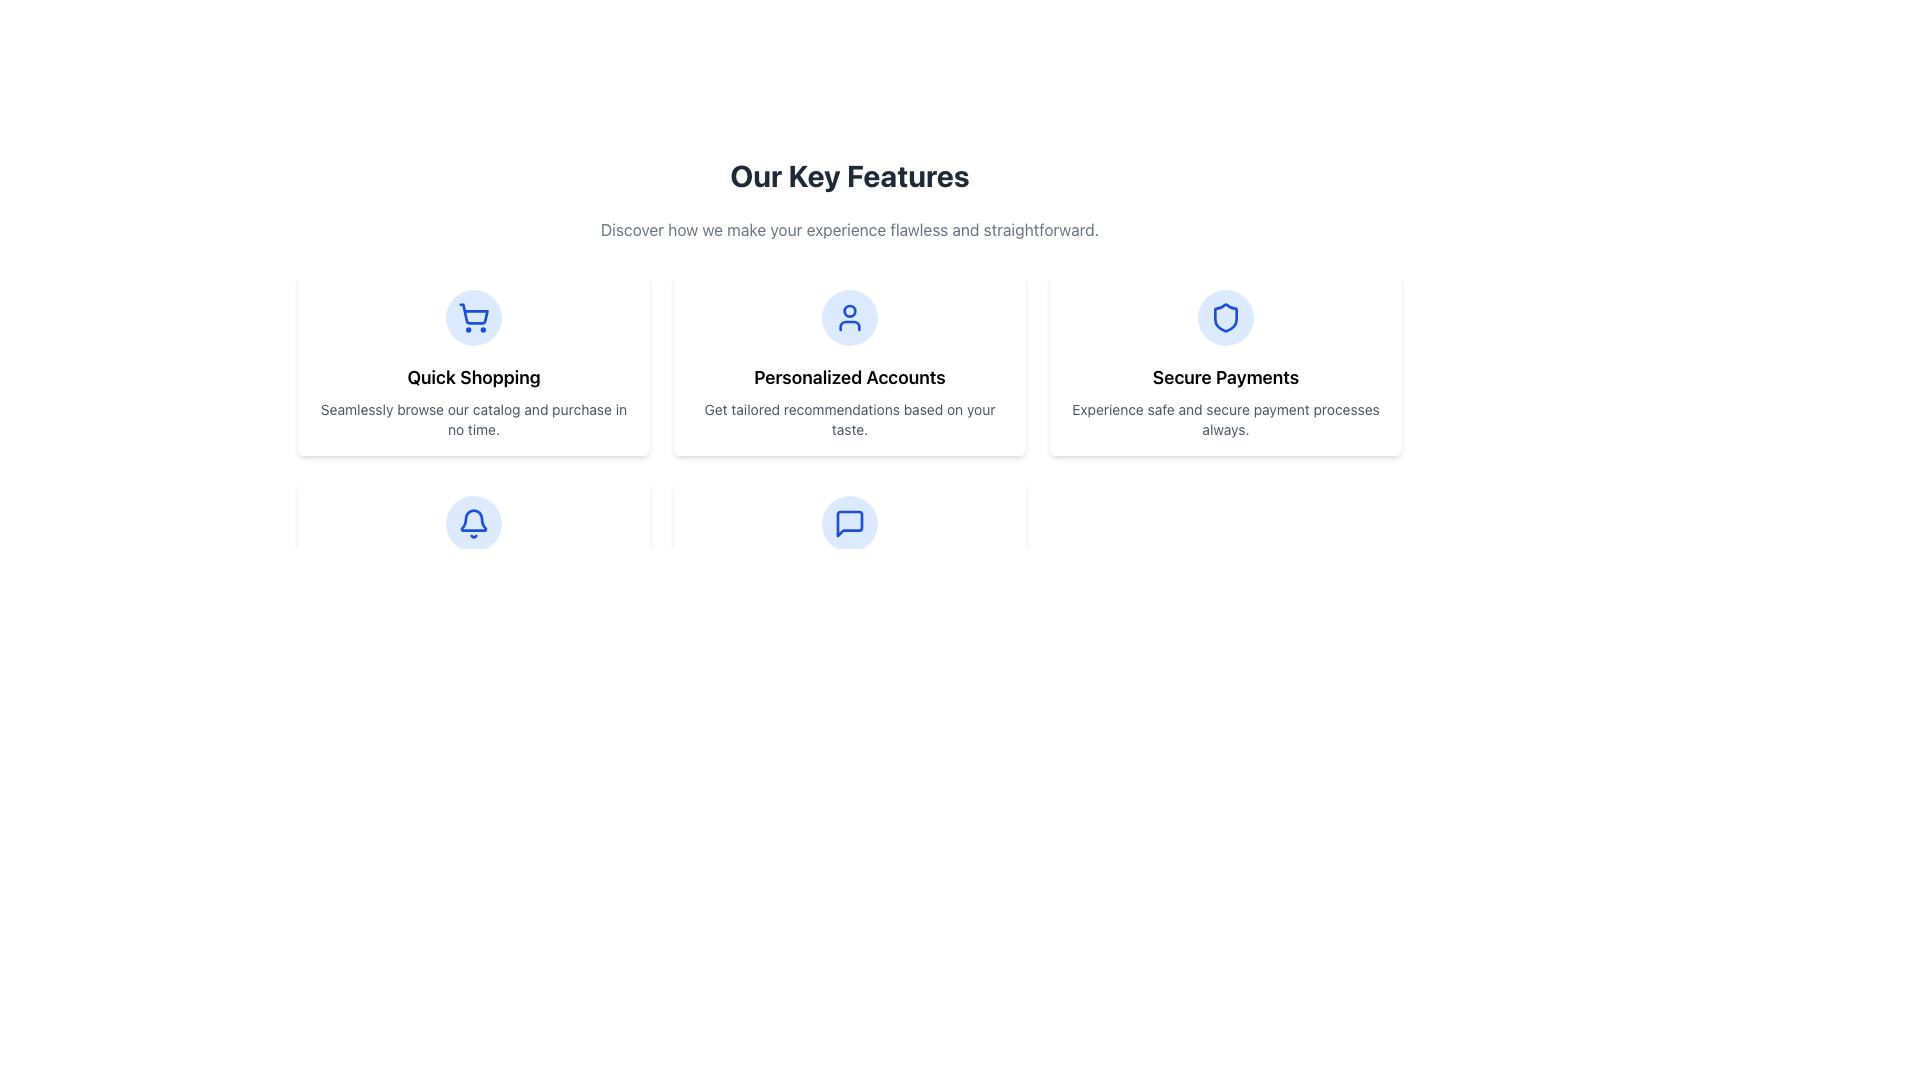  What do you see at coordinates (473, 316) in the screenshot?
I see `the quick shopping icon located at the top of the card titled 'Quick Shopping', which is centered horizontally above the text 'Seamlessly browse our catalog and purchase in no time.'` at bounding box center [473, 316].